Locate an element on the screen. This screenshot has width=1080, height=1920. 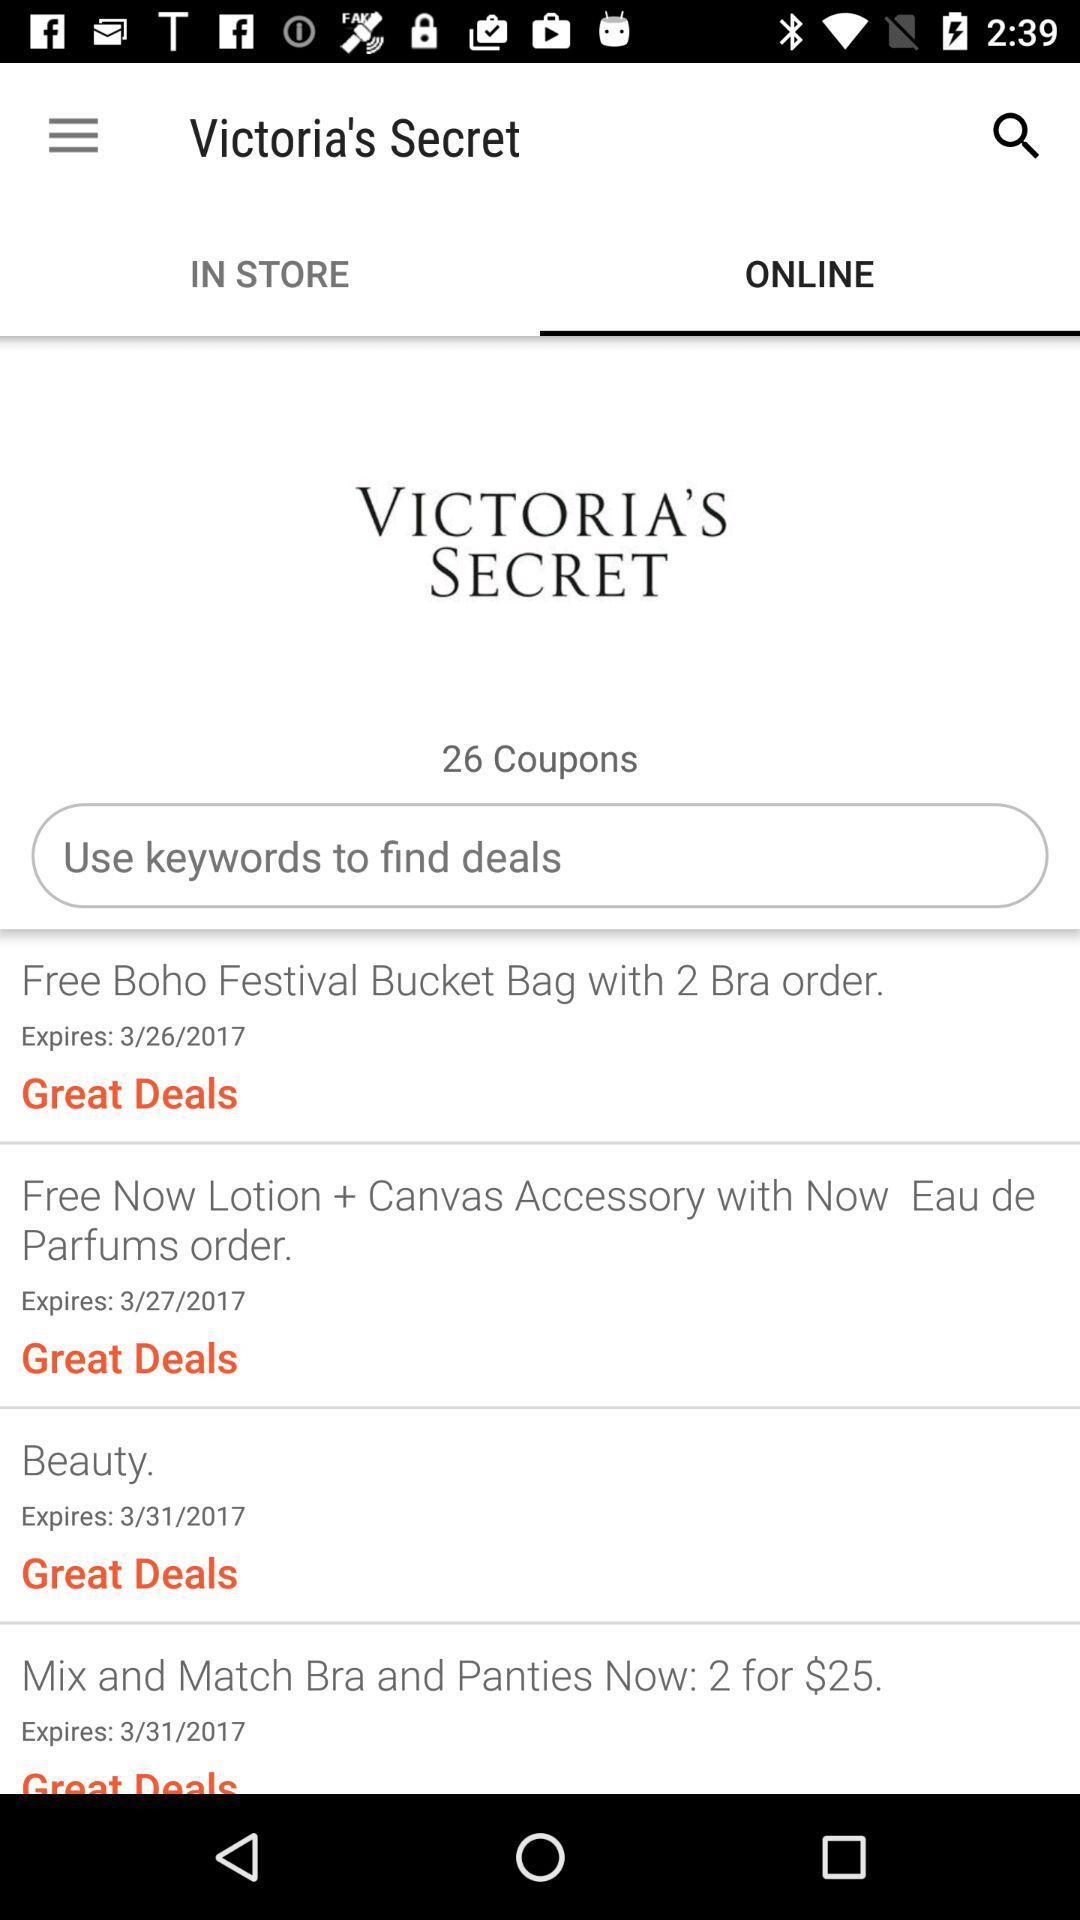
the item to the left of the victoria's secret  item is located at coordinates (72, 135).